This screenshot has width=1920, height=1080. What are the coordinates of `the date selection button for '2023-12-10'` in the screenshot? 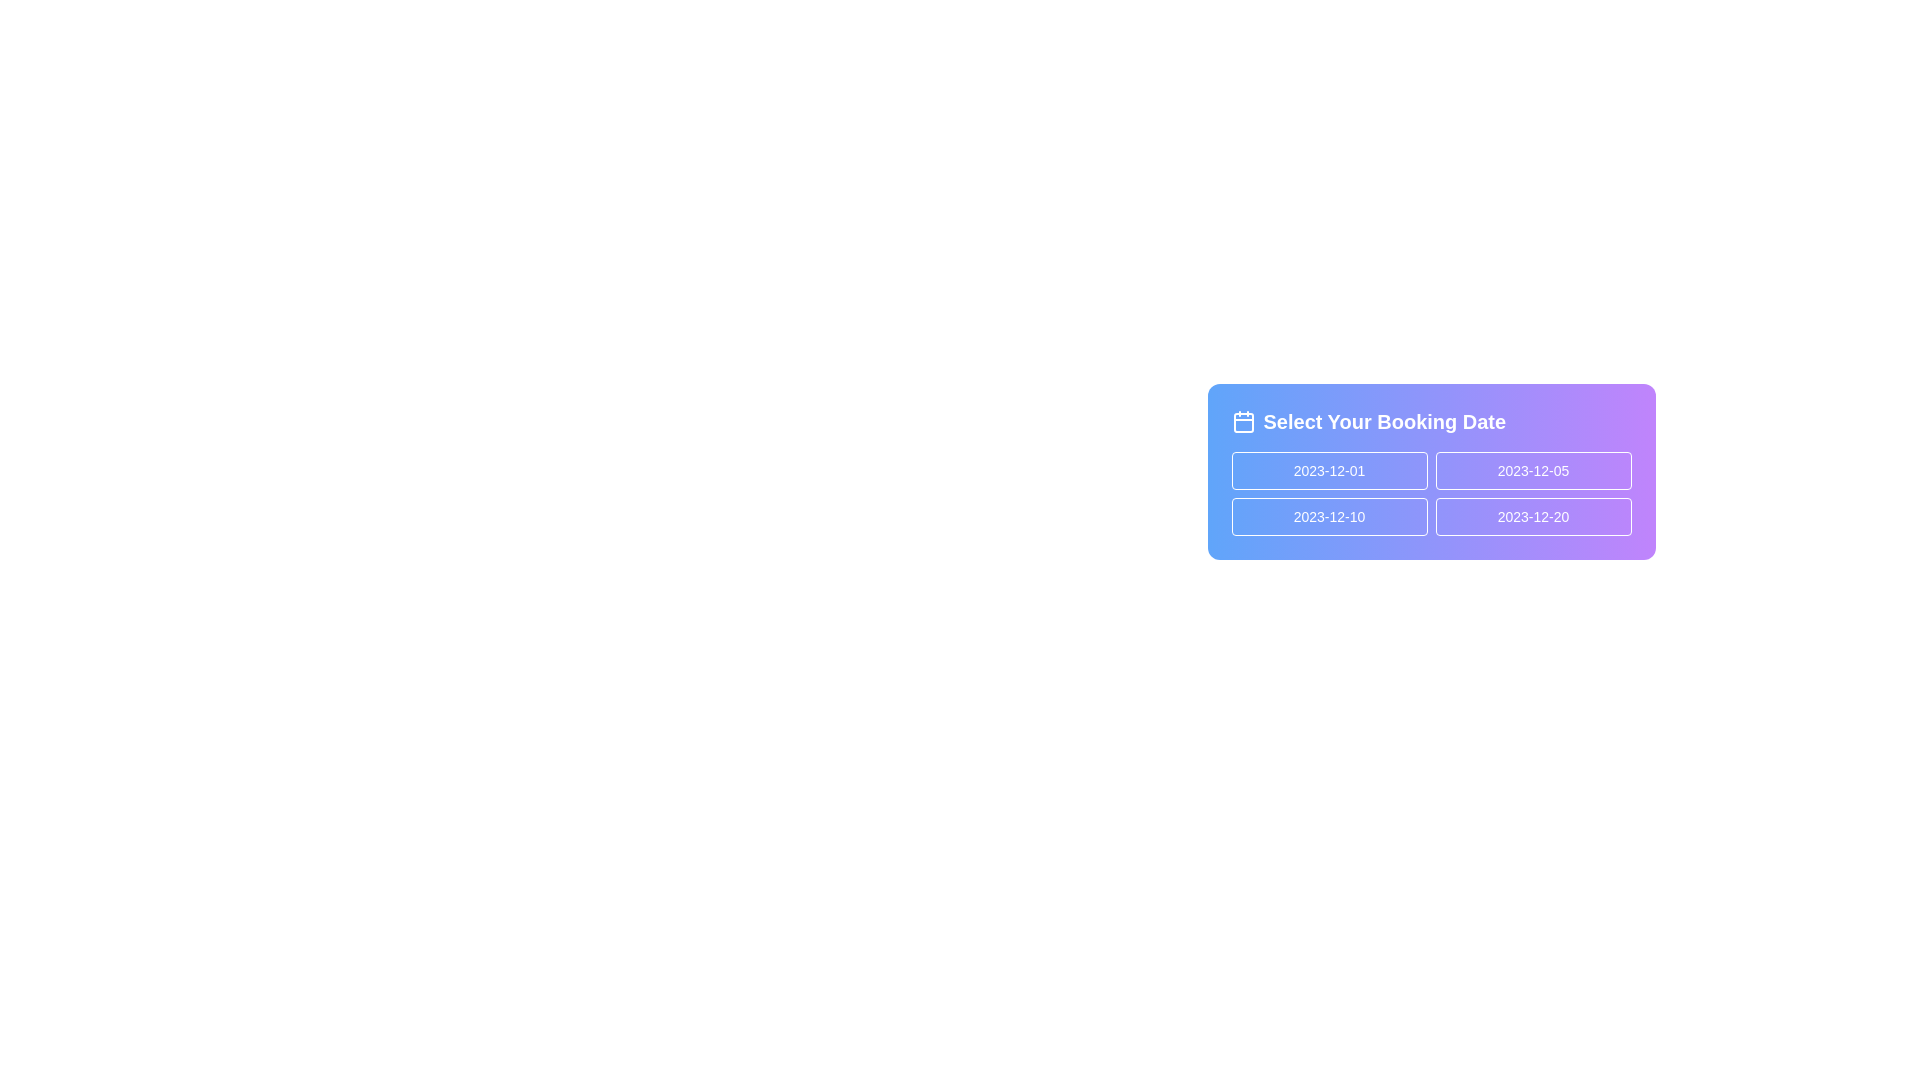 It's located at (1329, 515).